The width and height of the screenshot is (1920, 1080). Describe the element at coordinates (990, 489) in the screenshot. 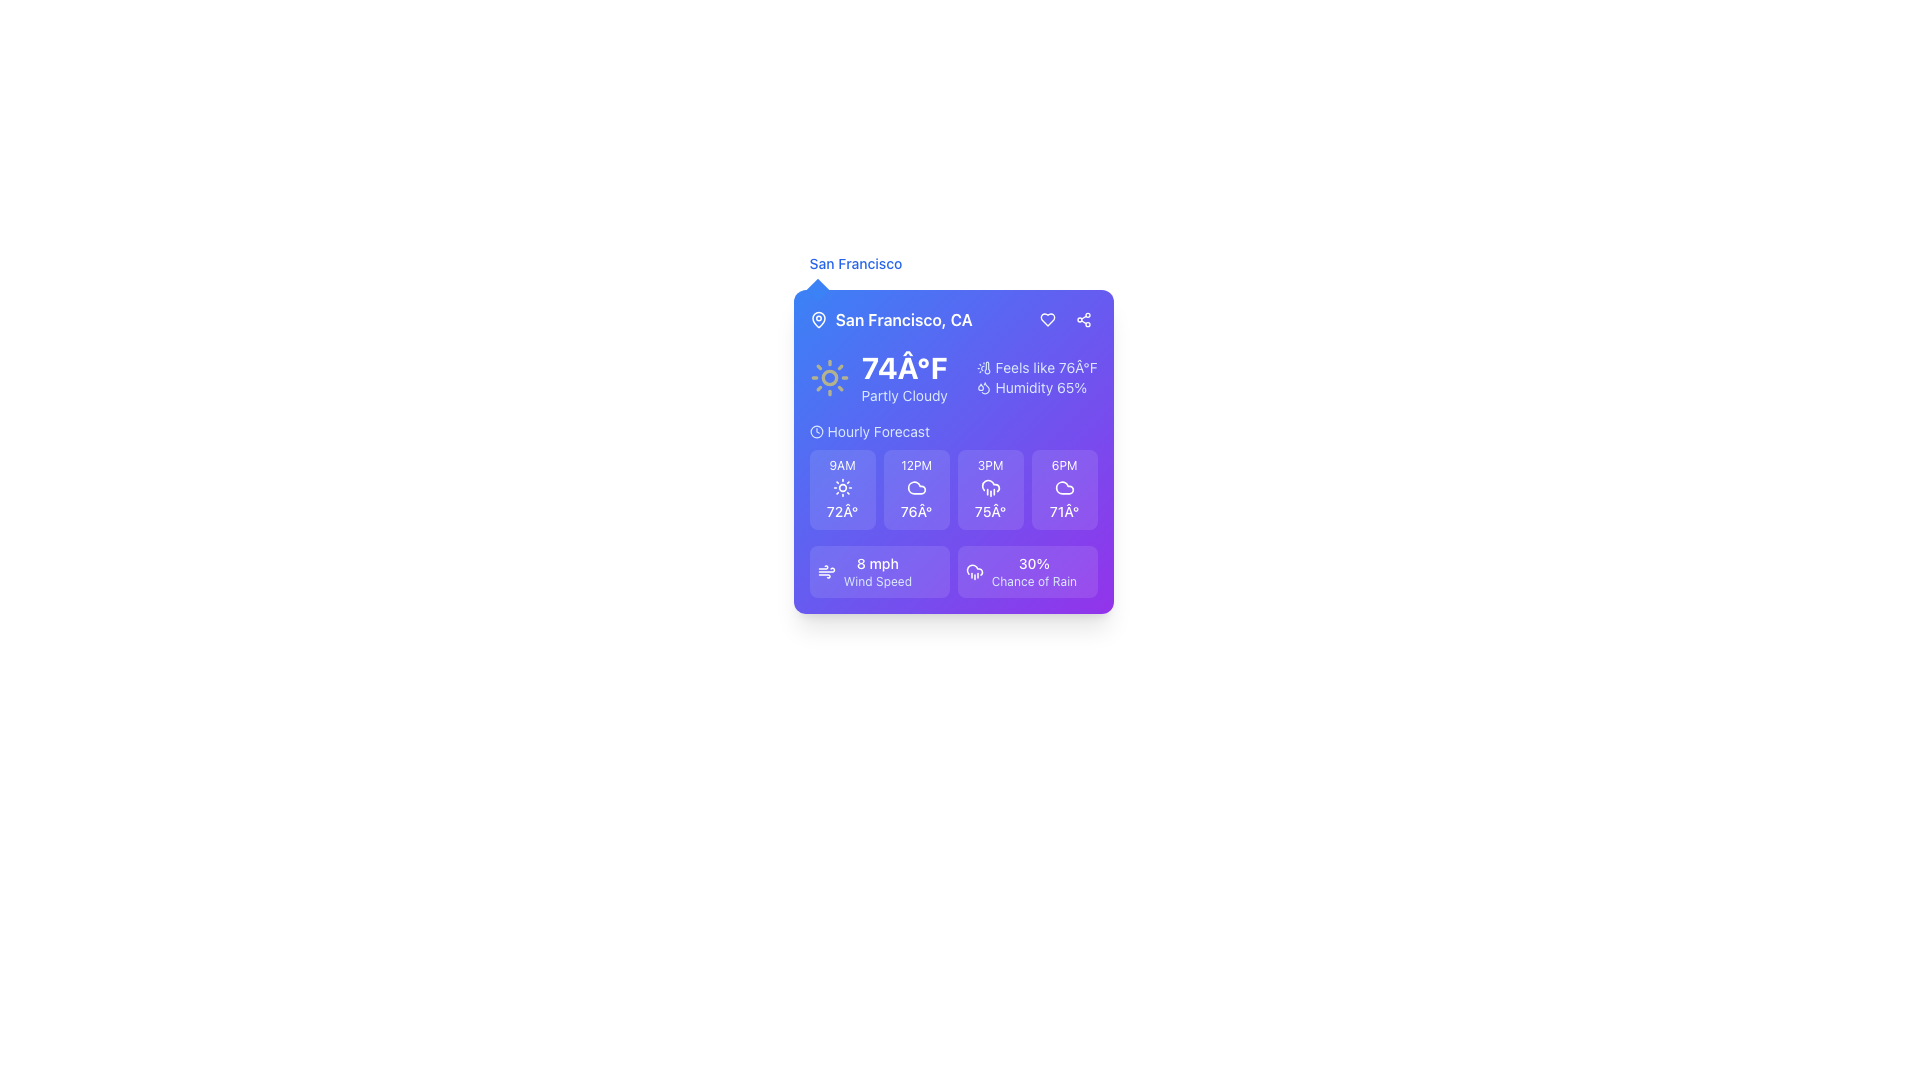

I see `weather forecast details from the Information display card located in the Hourly Forecast section, specifically the card for 3PM, which is the third box in a series of four` at that location.